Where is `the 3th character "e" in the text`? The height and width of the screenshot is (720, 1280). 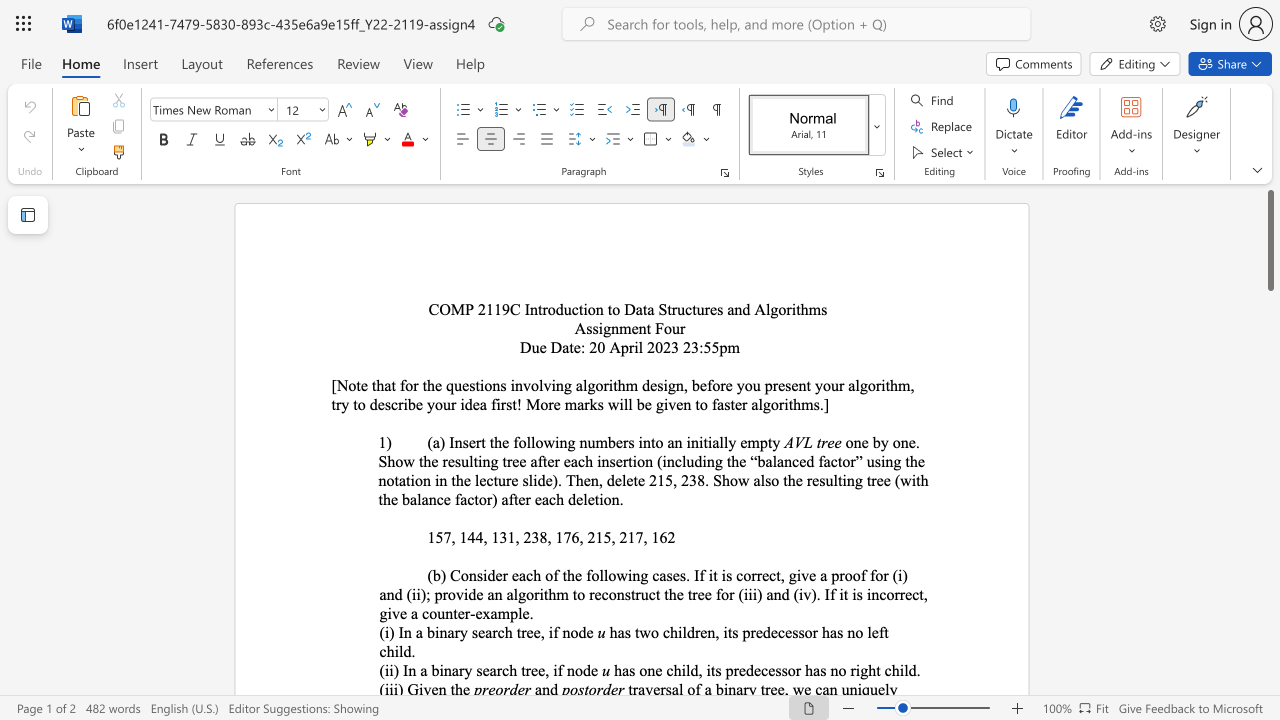
the 3th character "e" in the text is located at coordinates (537, 632).